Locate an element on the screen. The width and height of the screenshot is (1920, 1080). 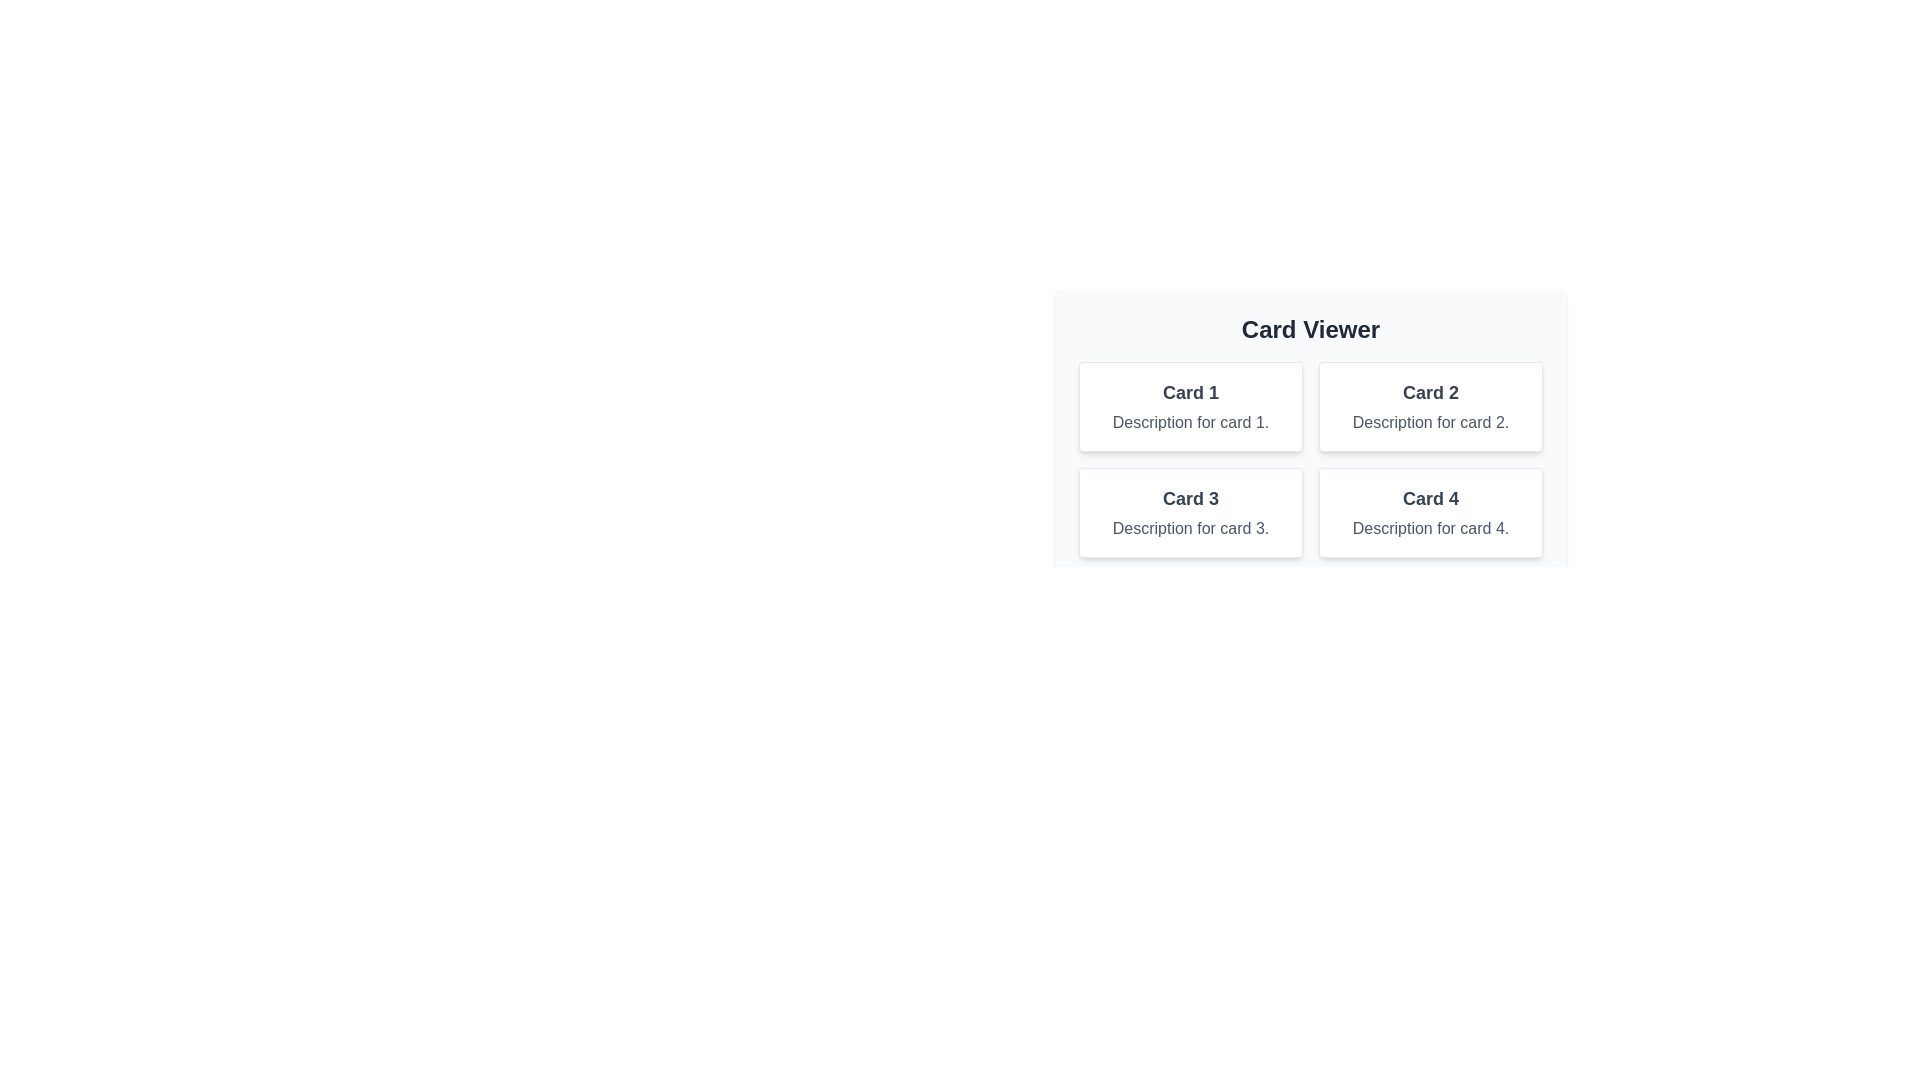
the disabled state of the 'Previous' button on the Pagination control bar, which is located at the bottom of the card viewer, with the 'Next' button on the right and the 'Page 1 of 5' text in the center is located at coordinates (1310, 600).